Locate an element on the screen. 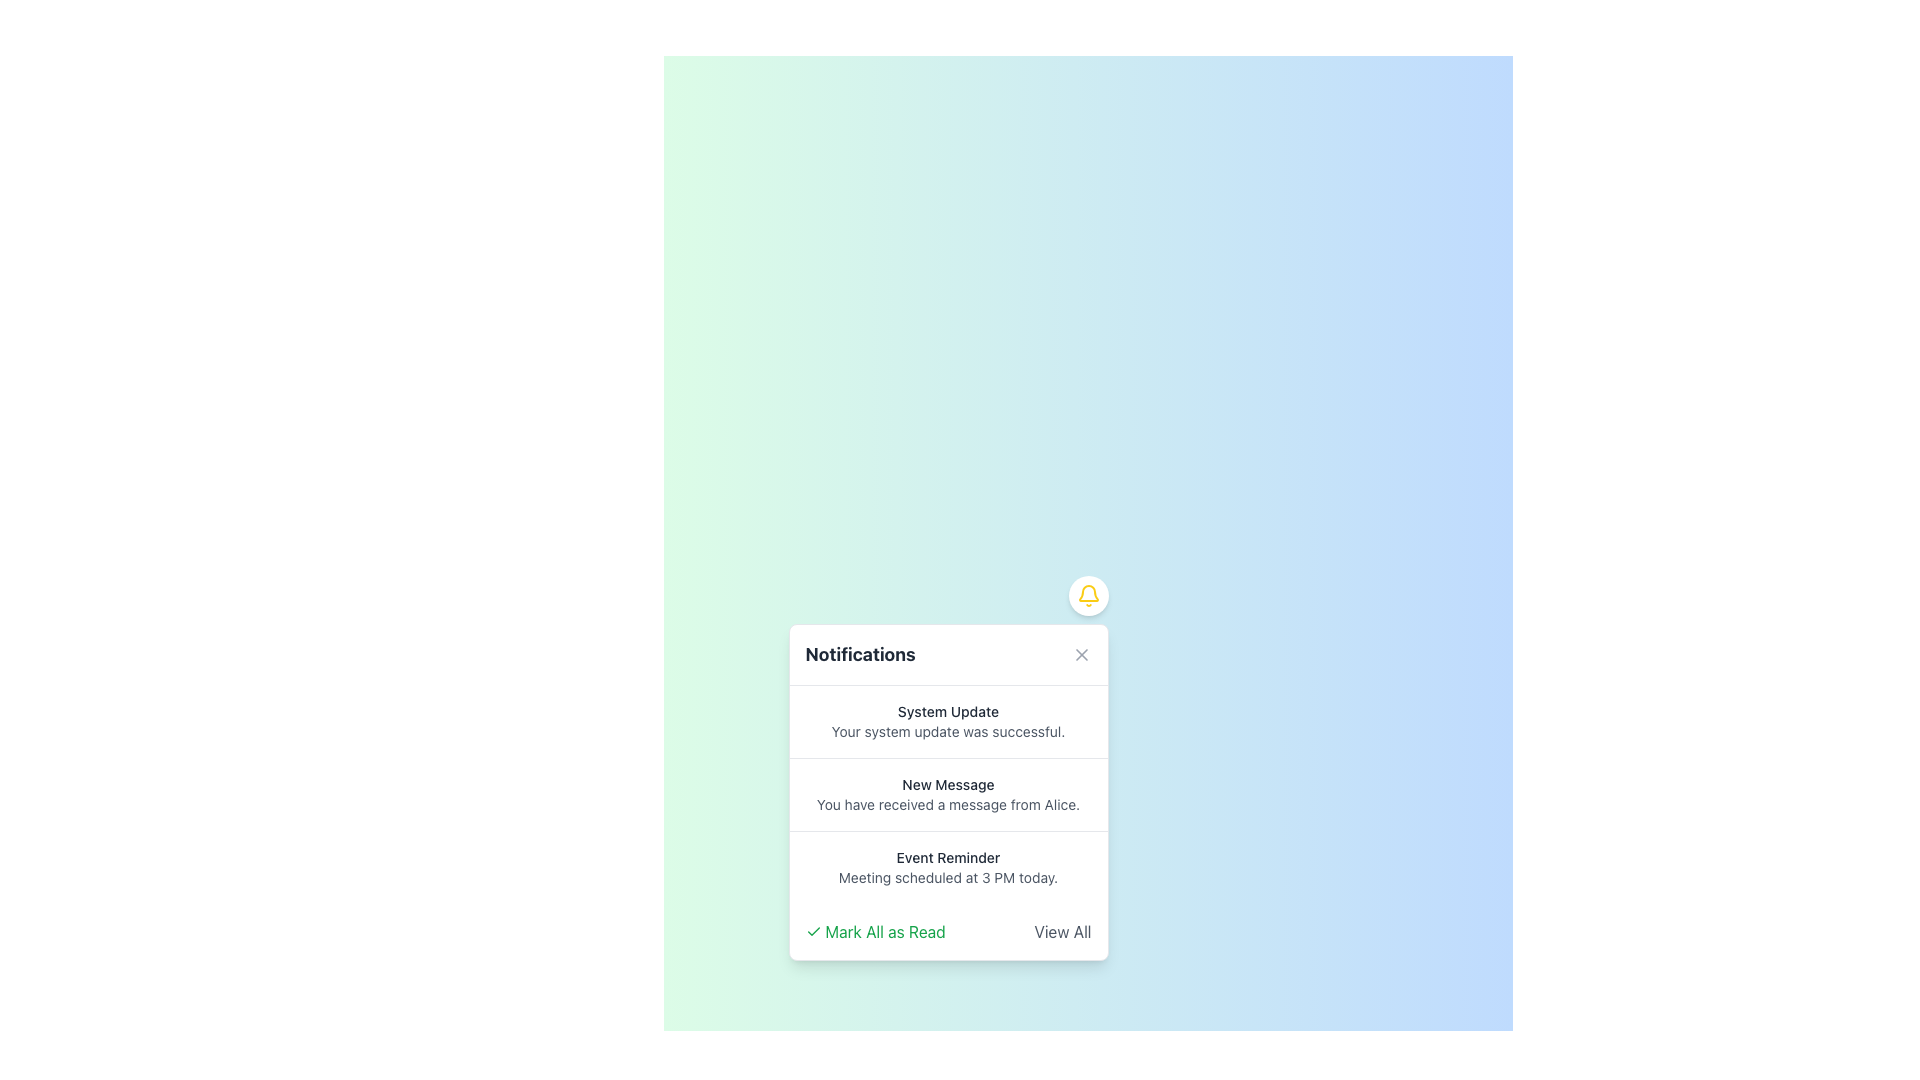 The height and width of the screenshot is (1080, 1920). the yellow bell-shaped icon is located at coordinates (1087, 595).